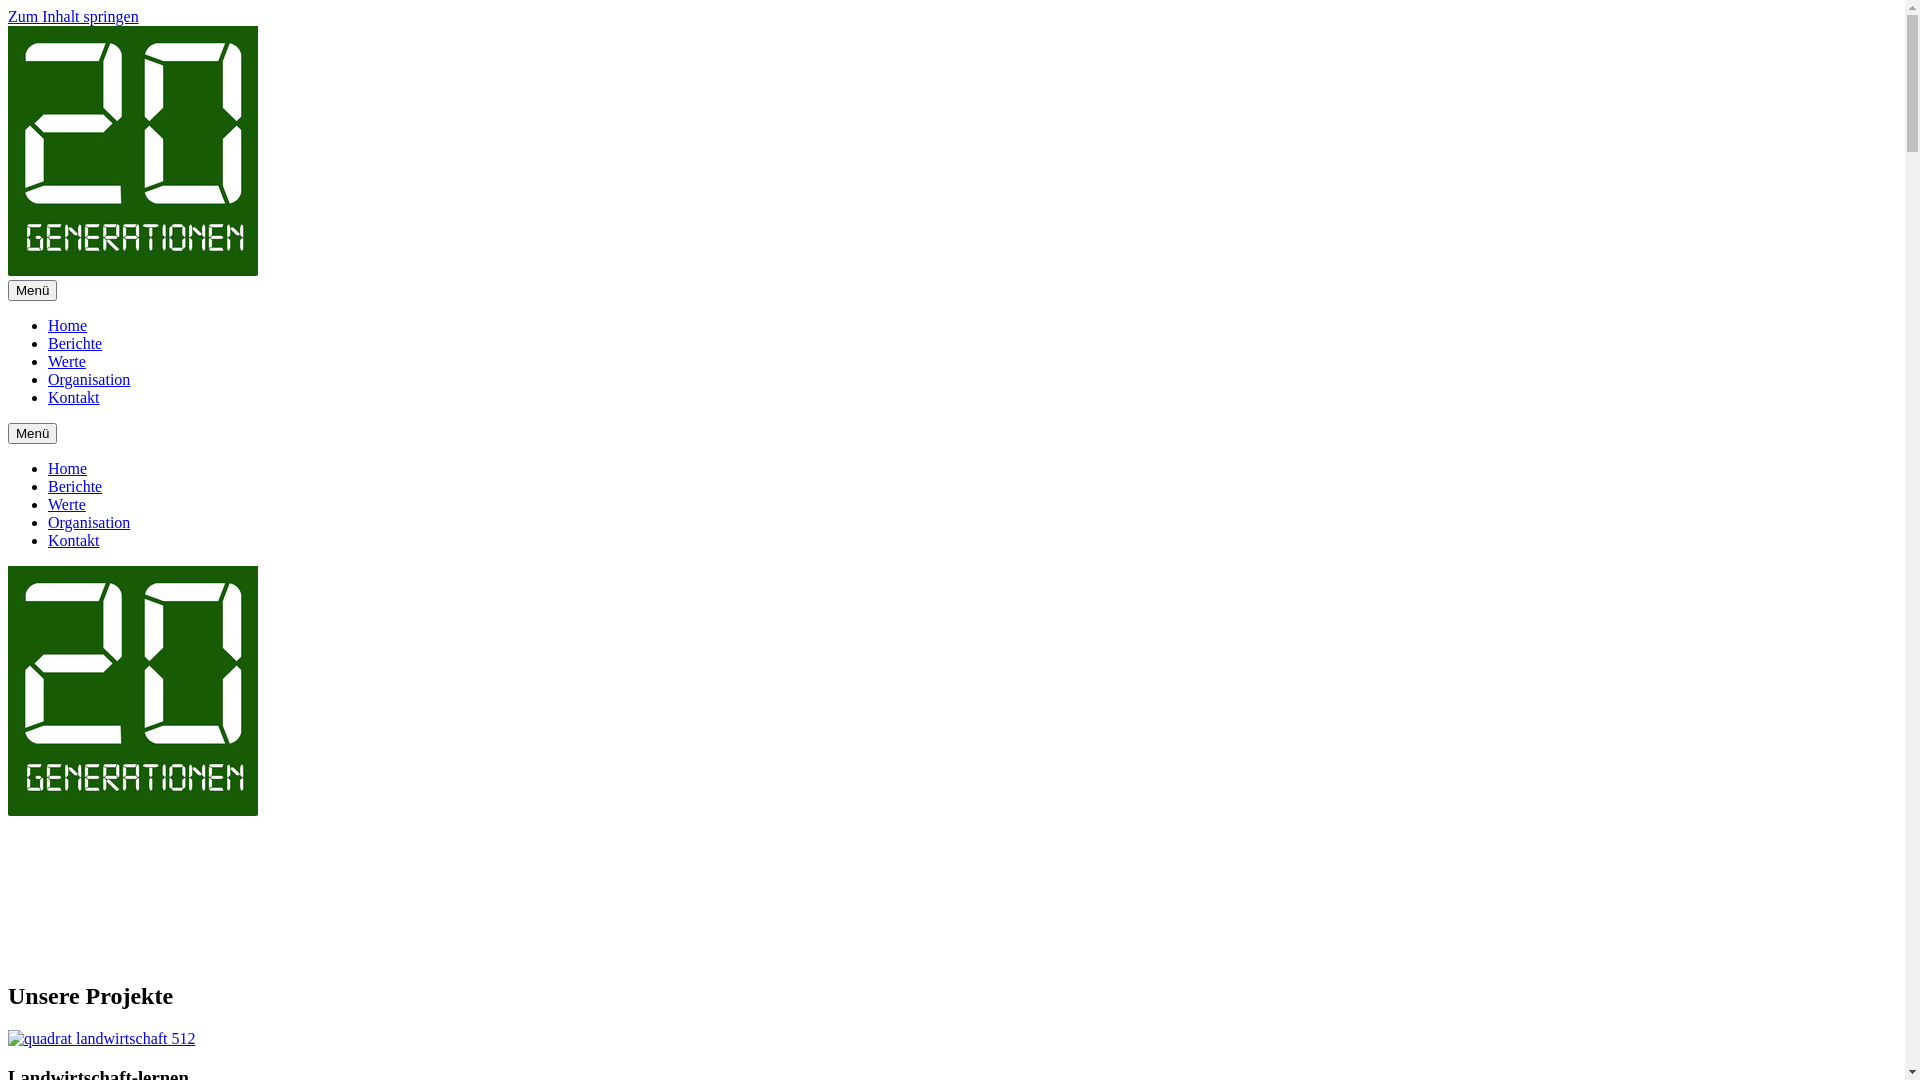 The height and width of the screenshot is (1080, 1920). What do you see at coordinates (67, 503) in the screenshot?
I see `'Werte'` at bounding box center [67, 503].